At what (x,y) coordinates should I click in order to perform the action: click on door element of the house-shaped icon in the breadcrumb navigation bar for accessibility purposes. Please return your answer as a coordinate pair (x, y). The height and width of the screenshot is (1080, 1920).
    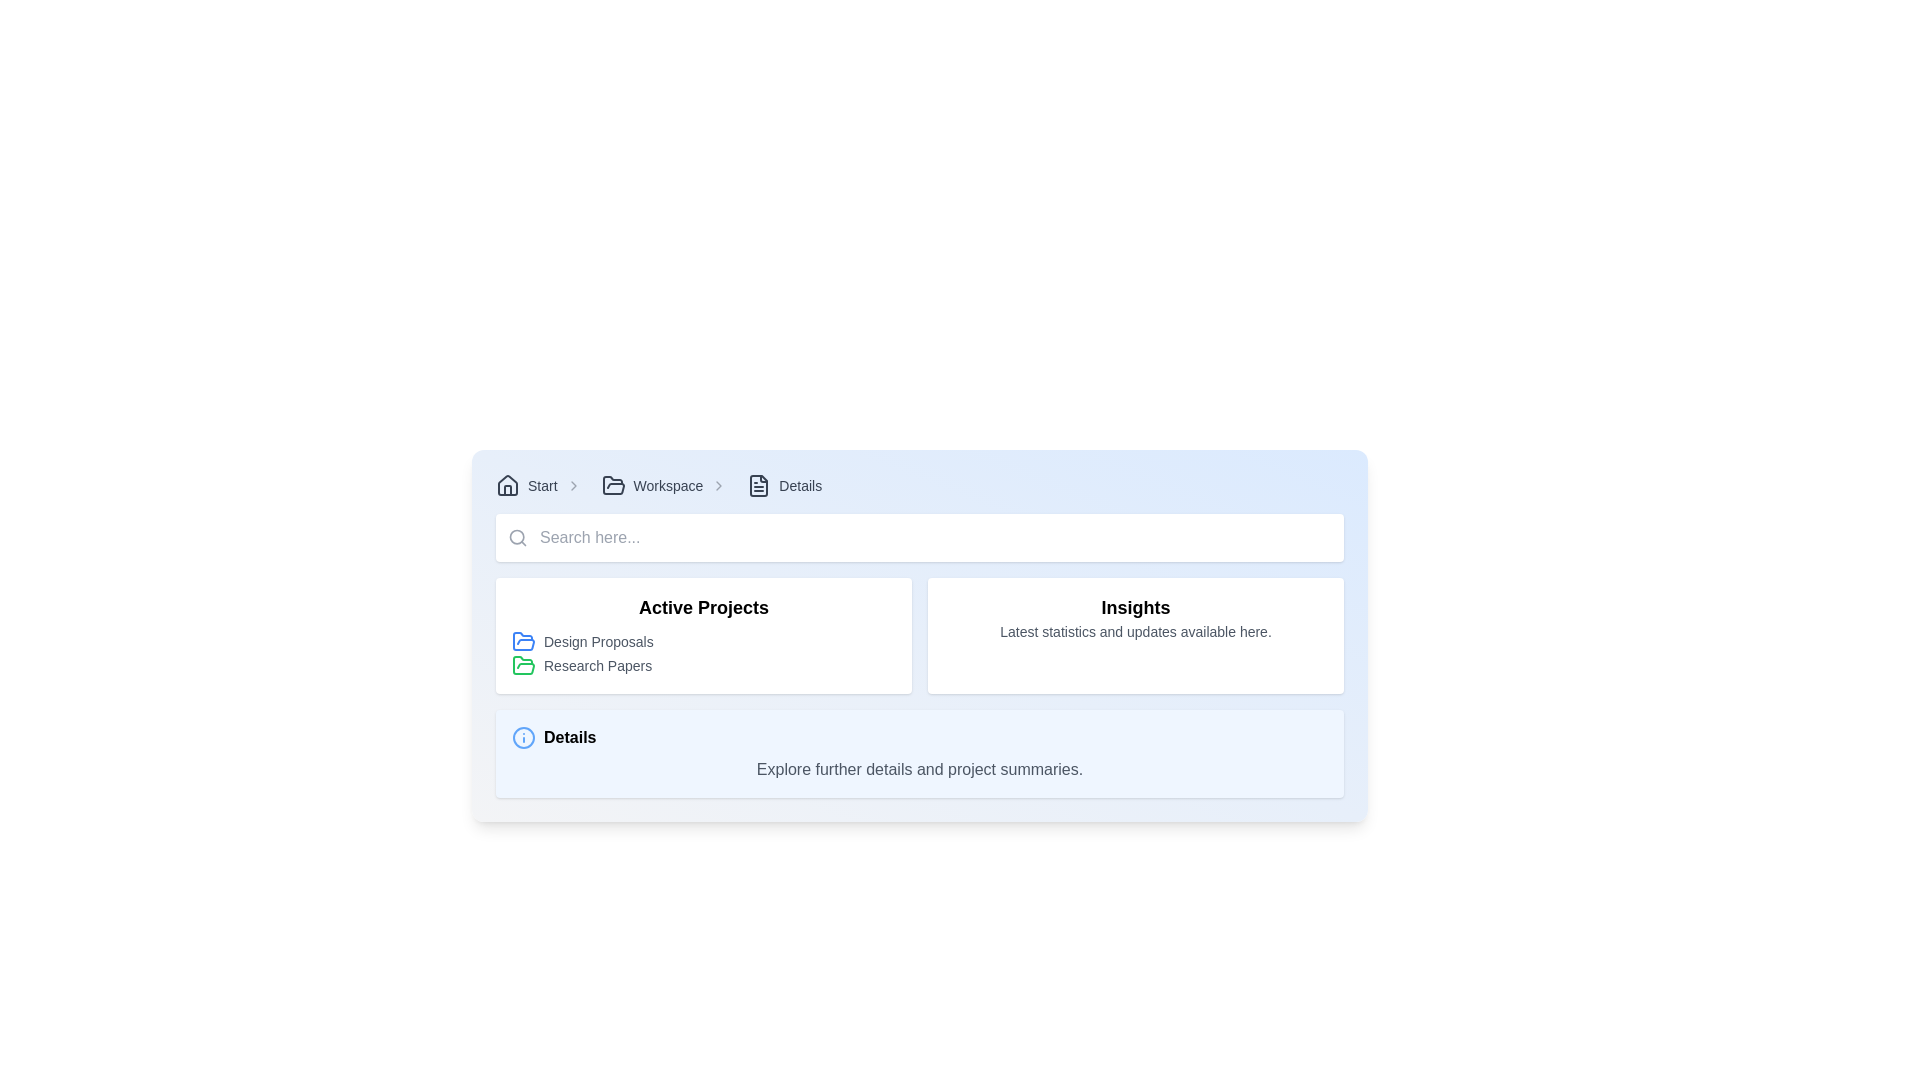
    Looking at the image, I should click on (508, 490).